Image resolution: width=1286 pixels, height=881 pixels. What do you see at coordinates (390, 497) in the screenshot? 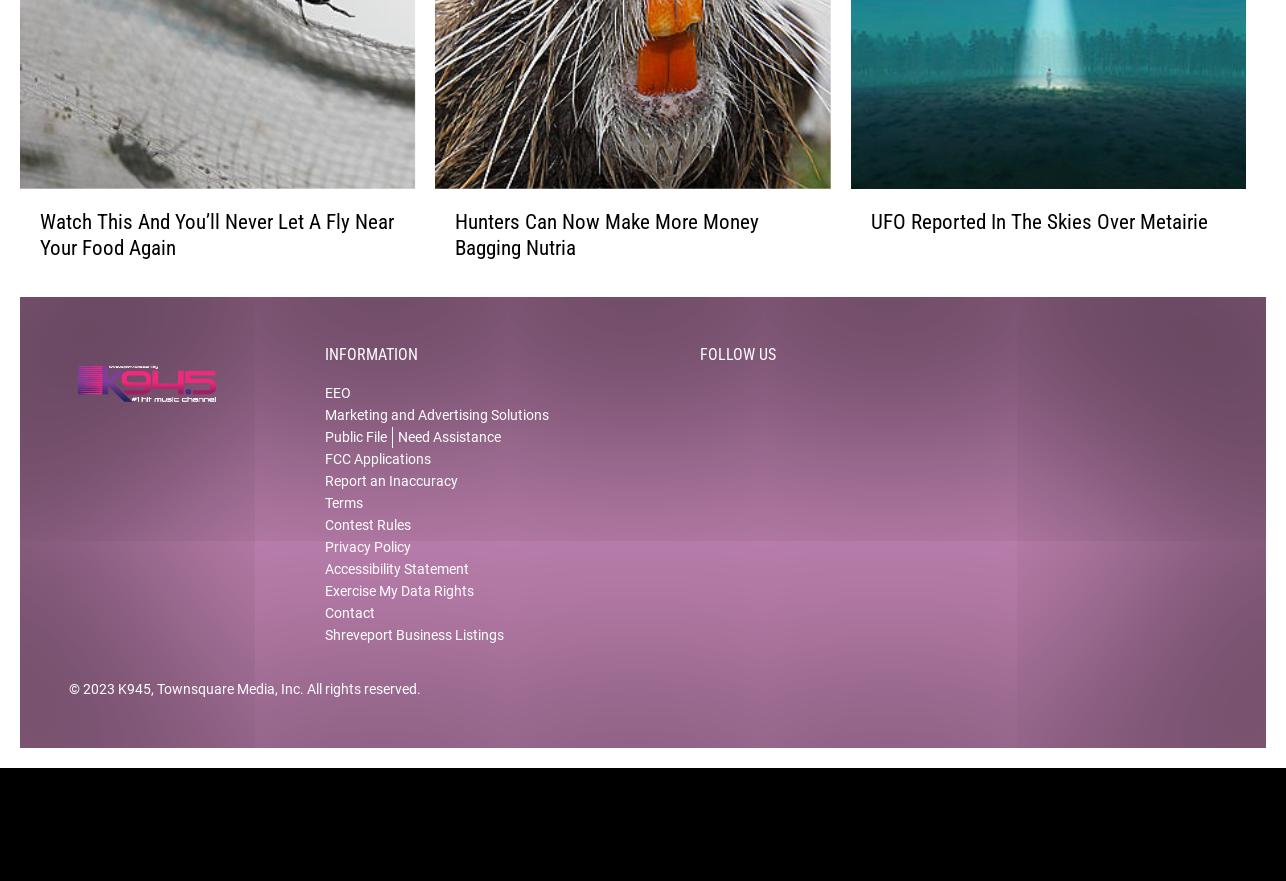
I see `'Report an Inaccuracy'` at bounding box center [390, 497].